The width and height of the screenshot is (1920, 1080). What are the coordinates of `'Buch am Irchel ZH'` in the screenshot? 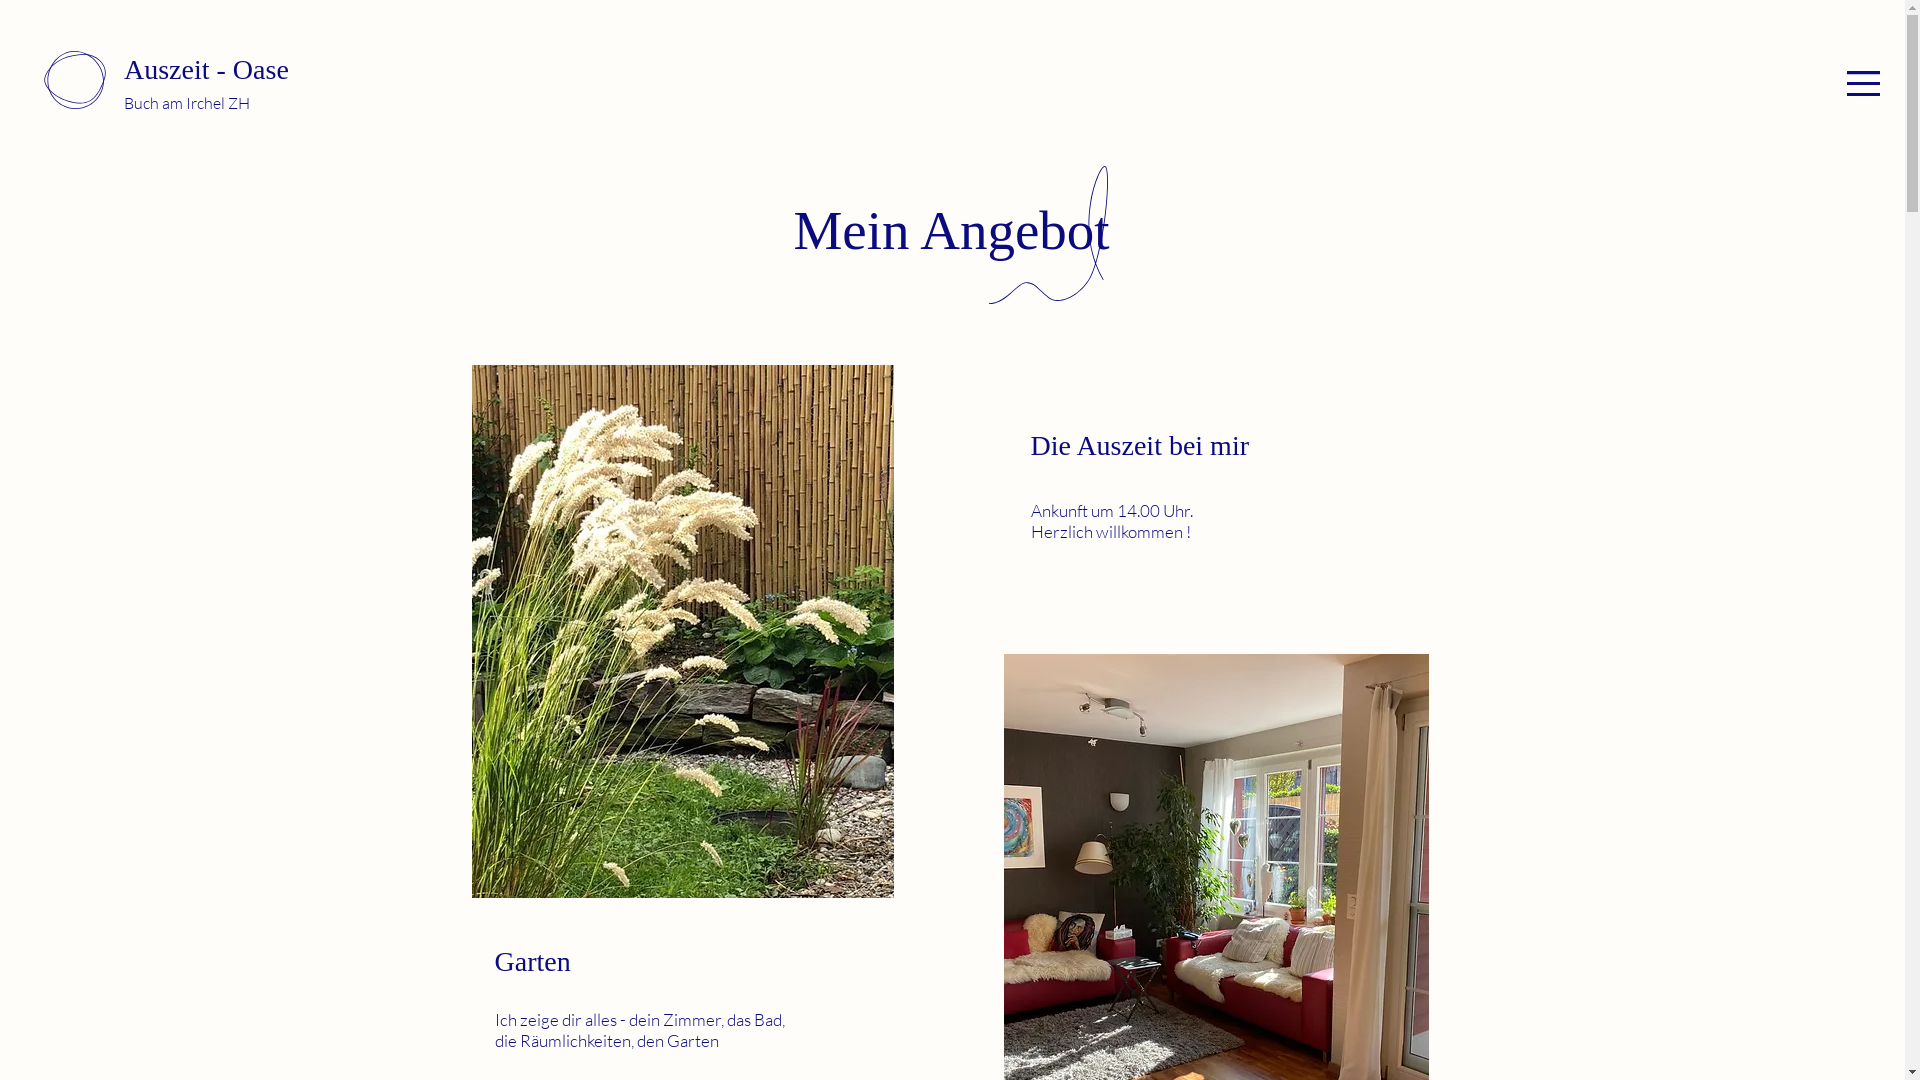 It's located at (123, 103).